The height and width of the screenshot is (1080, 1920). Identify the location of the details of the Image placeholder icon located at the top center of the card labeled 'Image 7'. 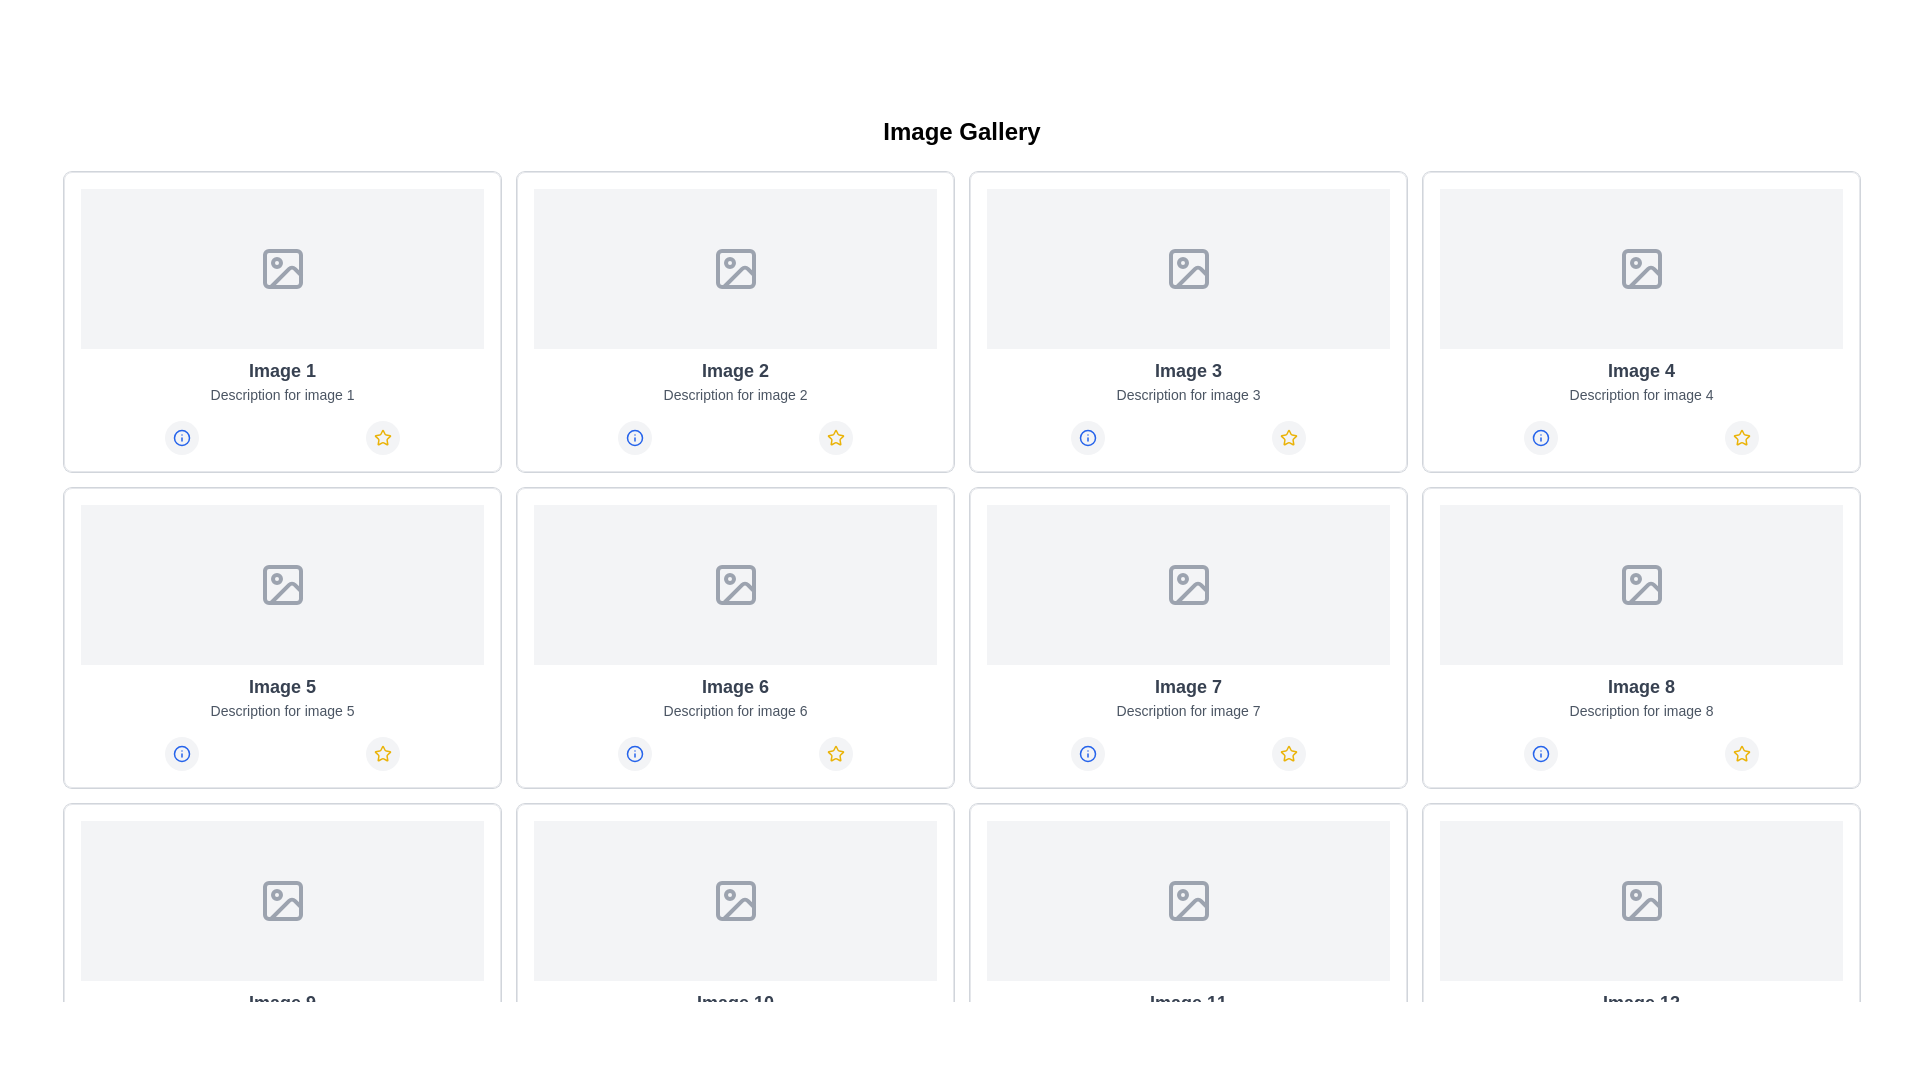
(1188, 585).